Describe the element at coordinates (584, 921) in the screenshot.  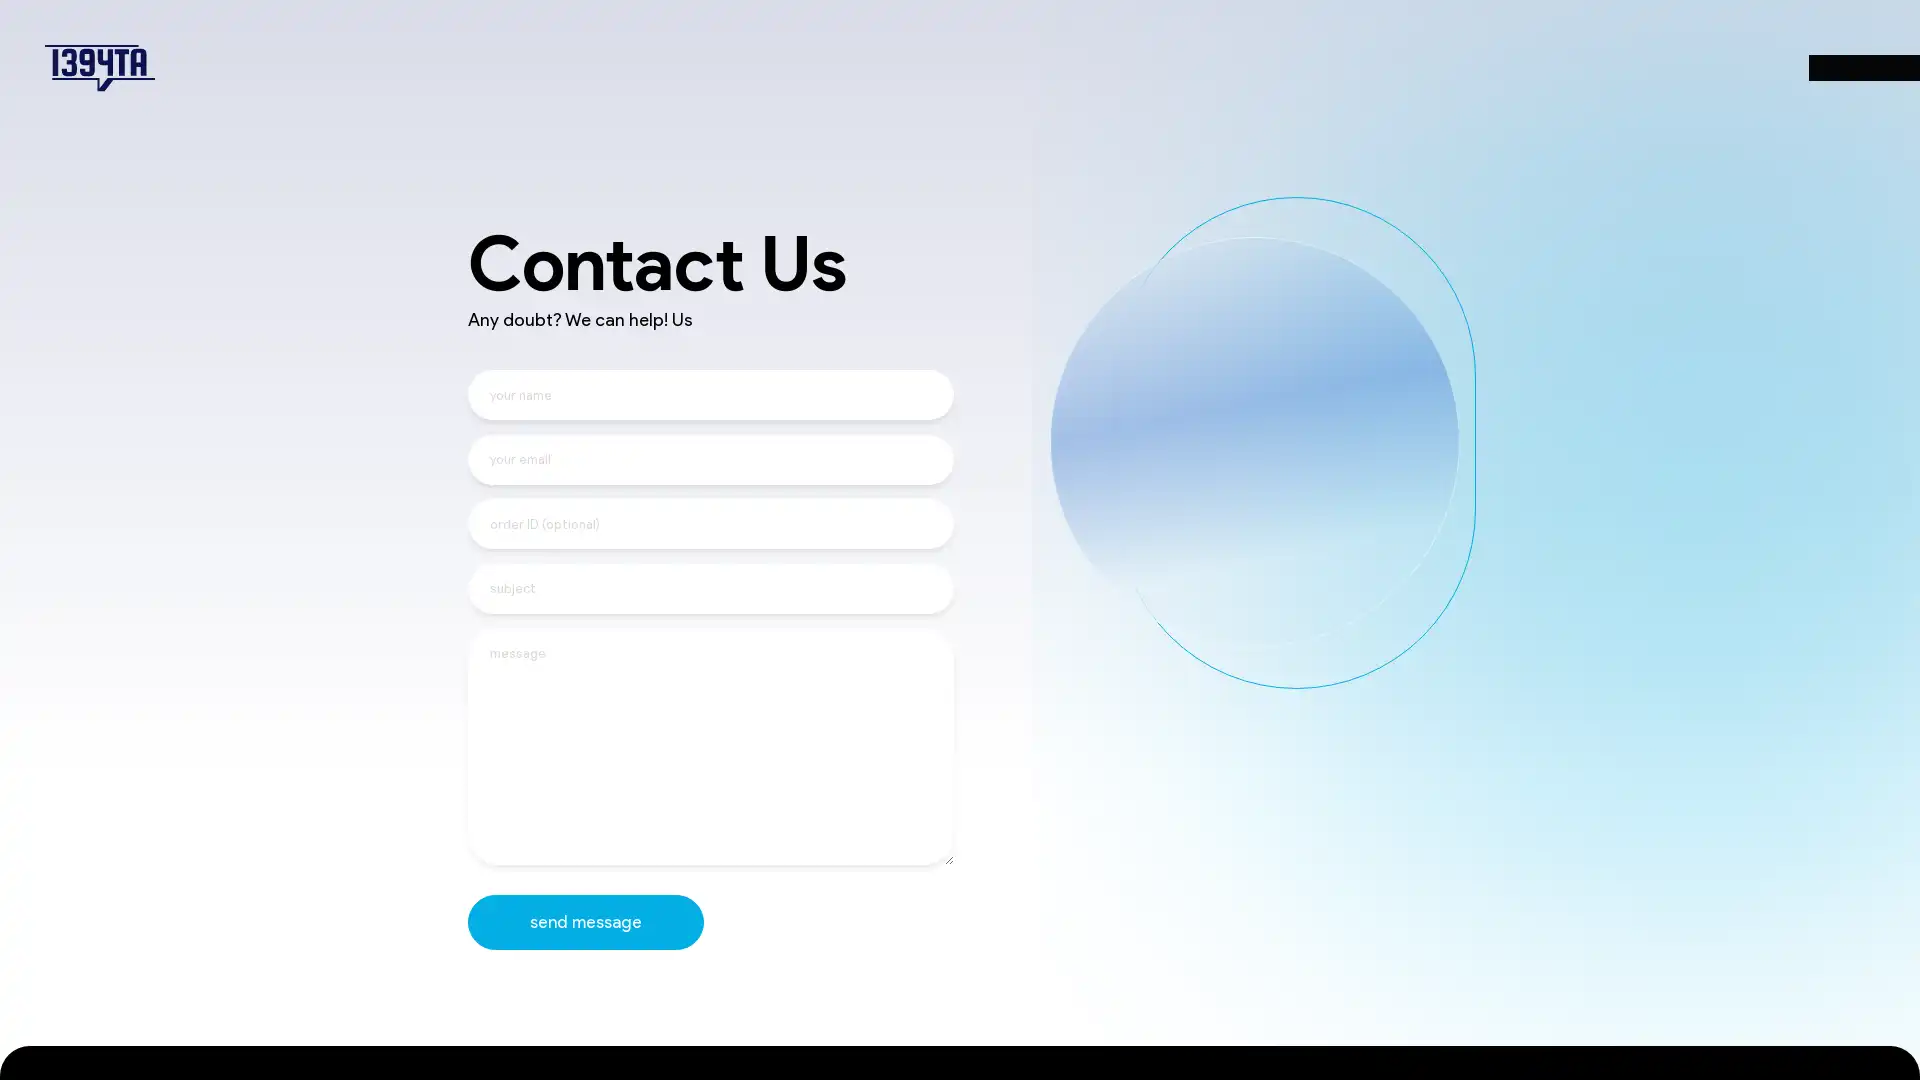
I see `send message` at that location.